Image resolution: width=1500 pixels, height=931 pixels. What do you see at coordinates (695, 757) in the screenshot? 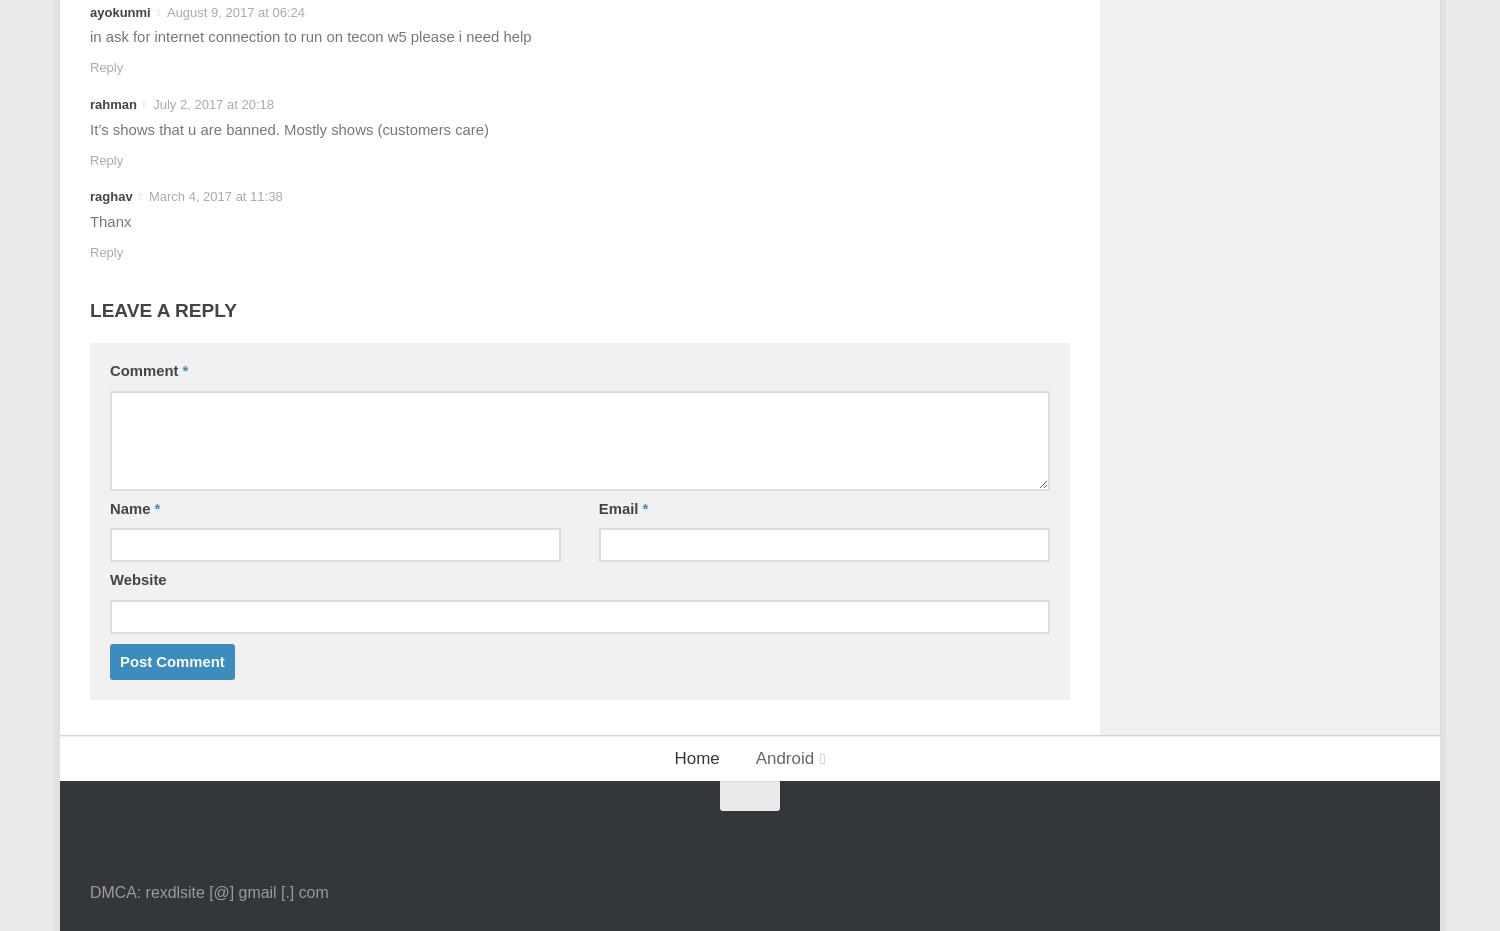
I see `'Home'` at bounding box center [695, 757].